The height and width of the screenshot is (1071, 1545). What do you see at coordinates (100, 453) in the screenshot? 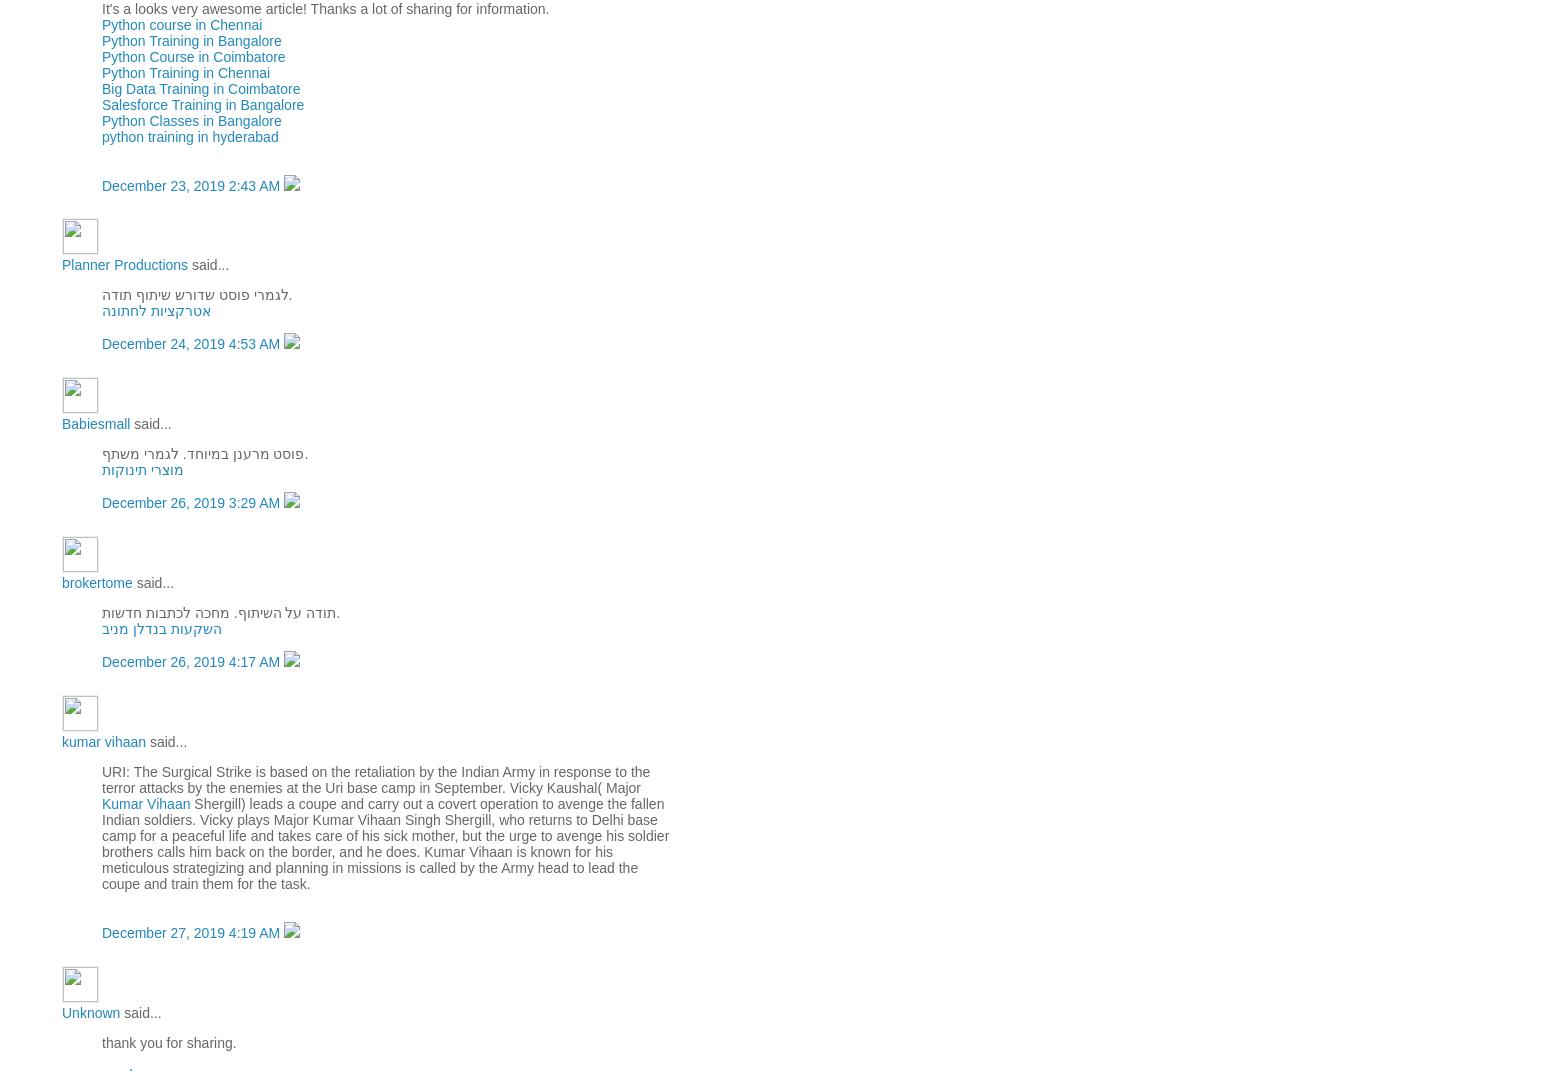
I see `'פוסט מרענן במיוחד. לגמרי משתף.'` at bounding box center [100, 453].